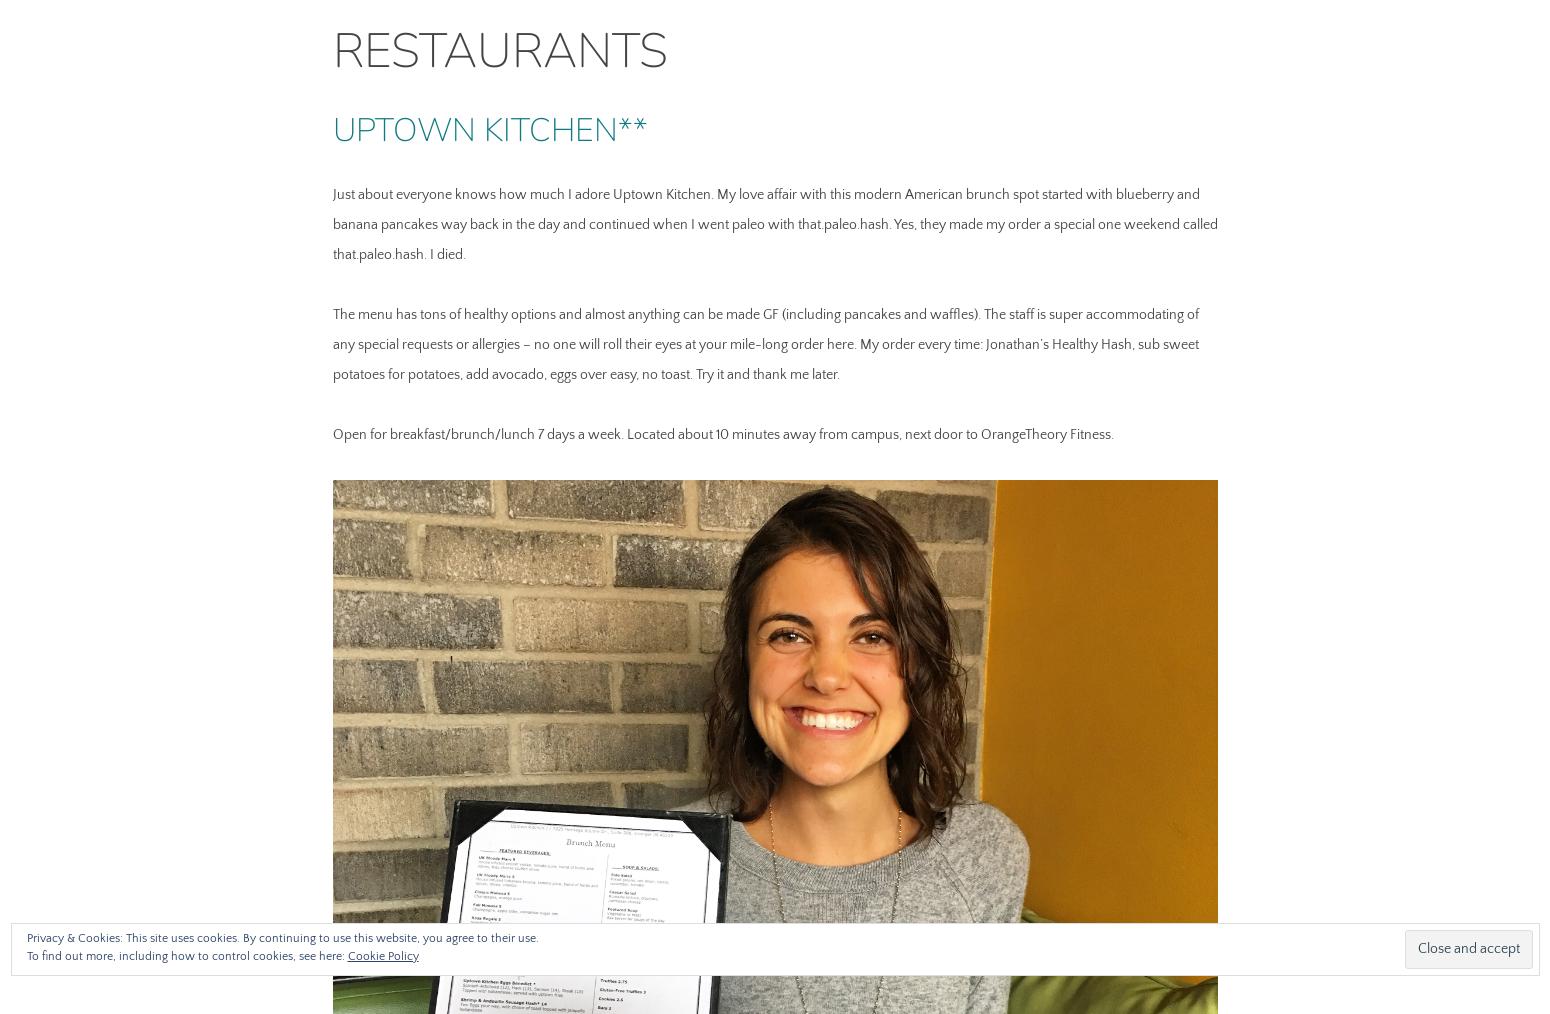 This screenshot has height=1014, width=1550. I want to click on 'Cookie Policy', so click(381, 955).